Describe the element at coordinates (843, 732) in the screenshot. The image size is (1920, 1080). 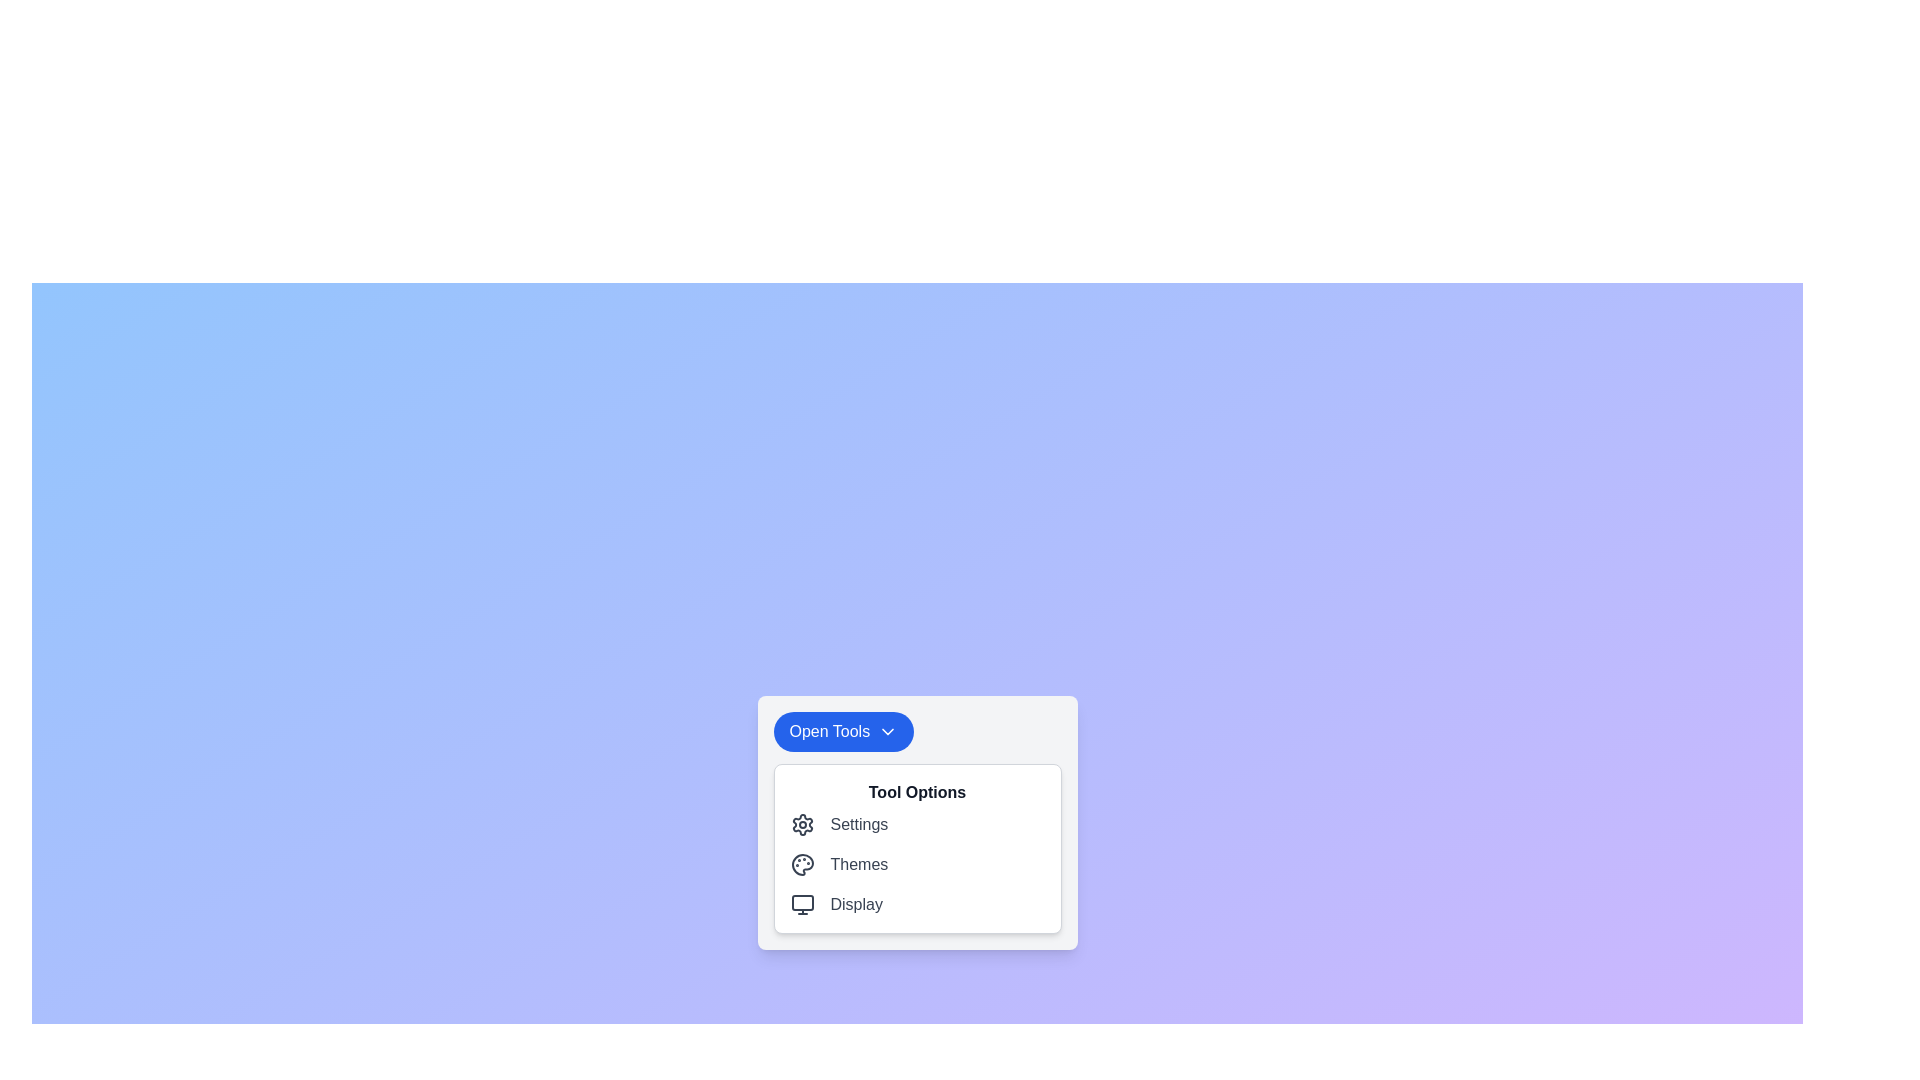
I see `the blue button labeled 'Open Tools'` at that location.